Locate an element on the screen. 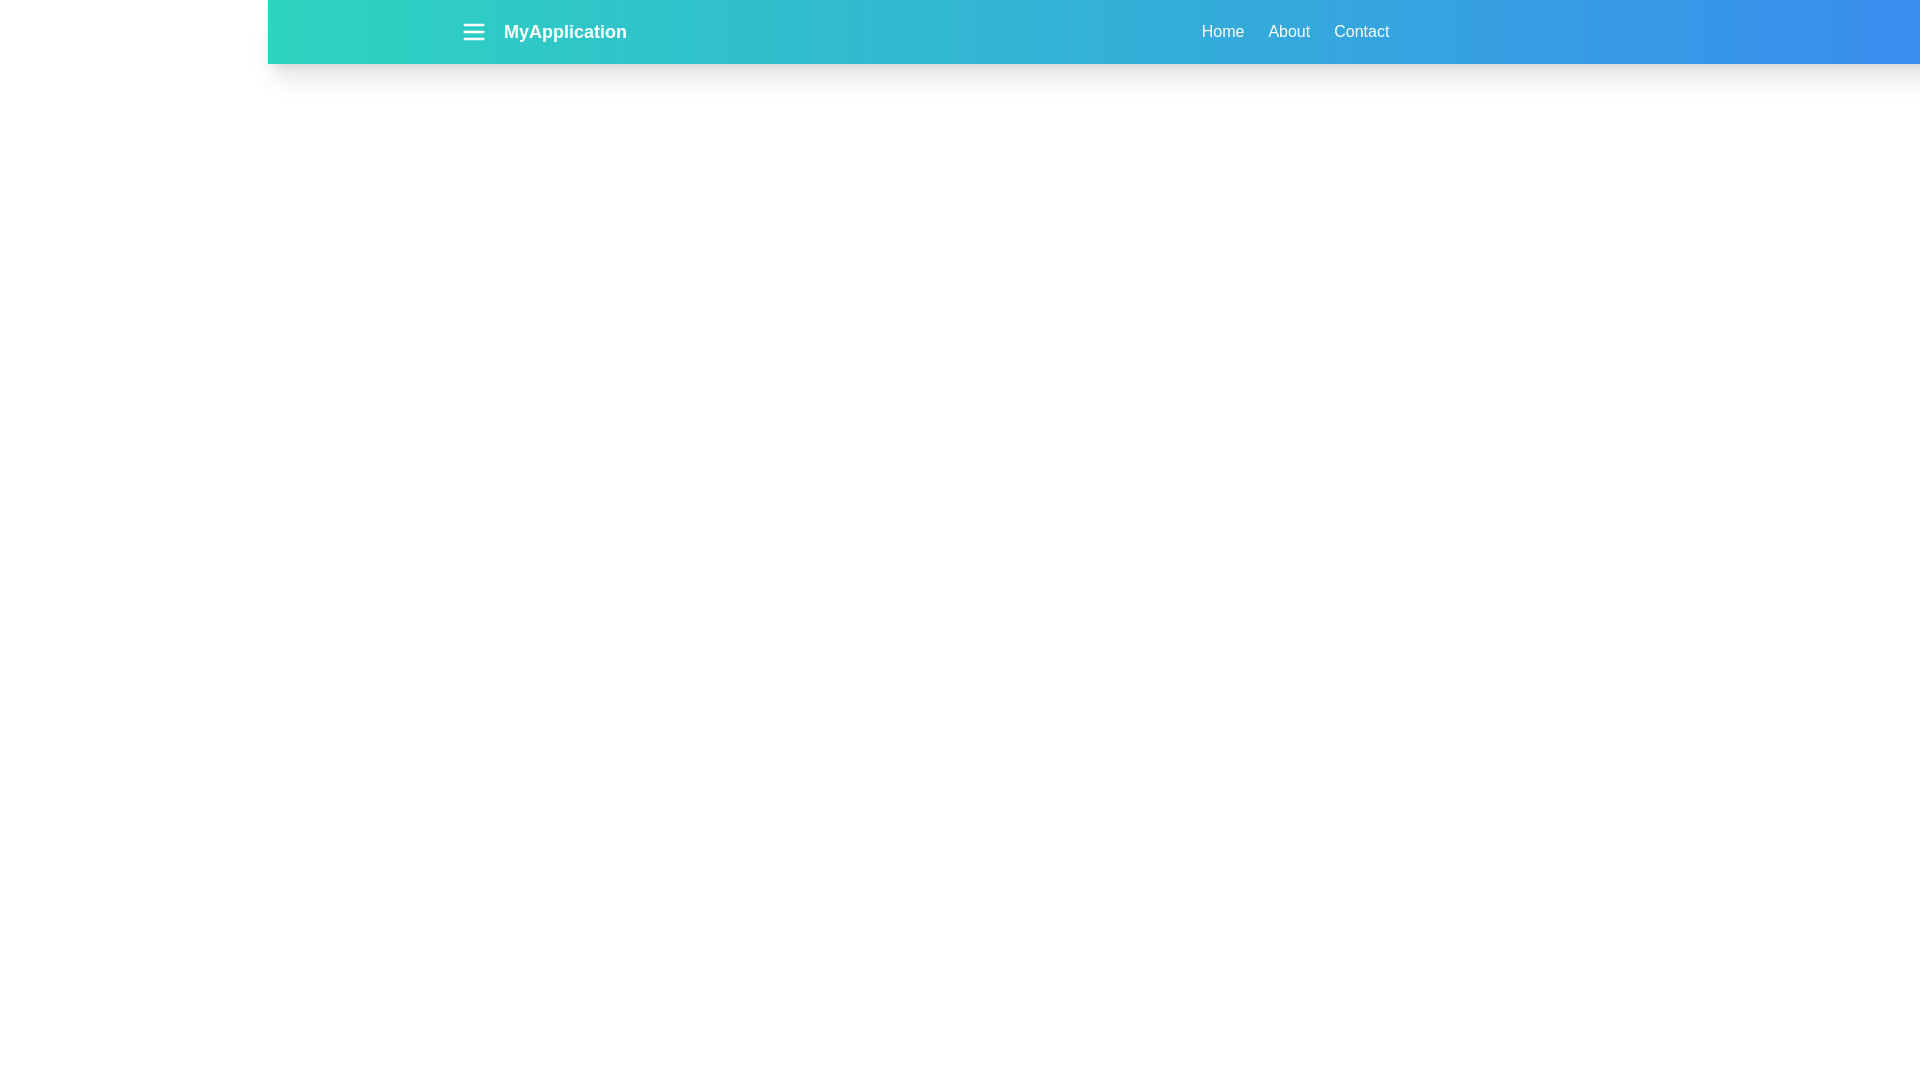 The width and height of the screenshot is (1920, 1080). the application title text 'MyApplication' is located at coordinates (564, 31).